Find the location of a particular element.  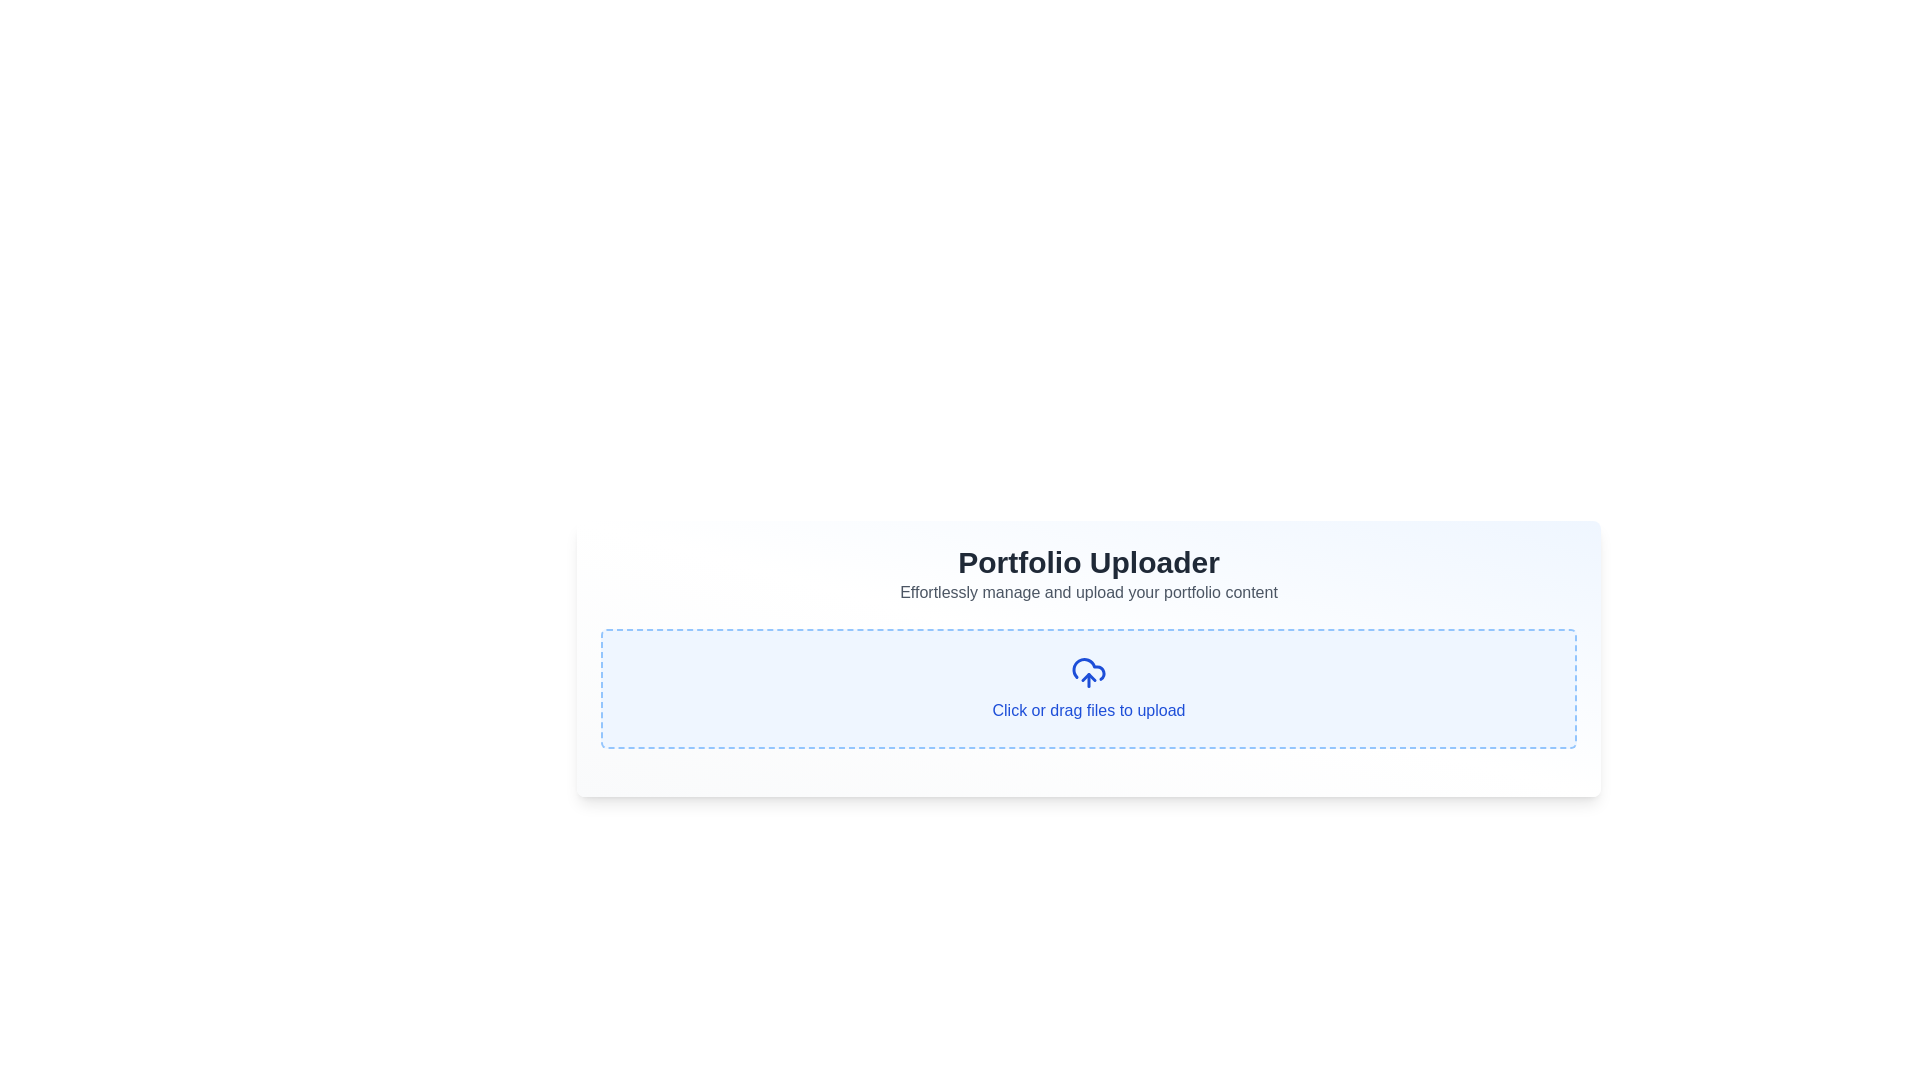

instructions provided by the text label located at the center bottom inside a rectangular area with dashed borders, which contains an upward-facing blue cloud icon above it is located at coordinates (1088, 709).